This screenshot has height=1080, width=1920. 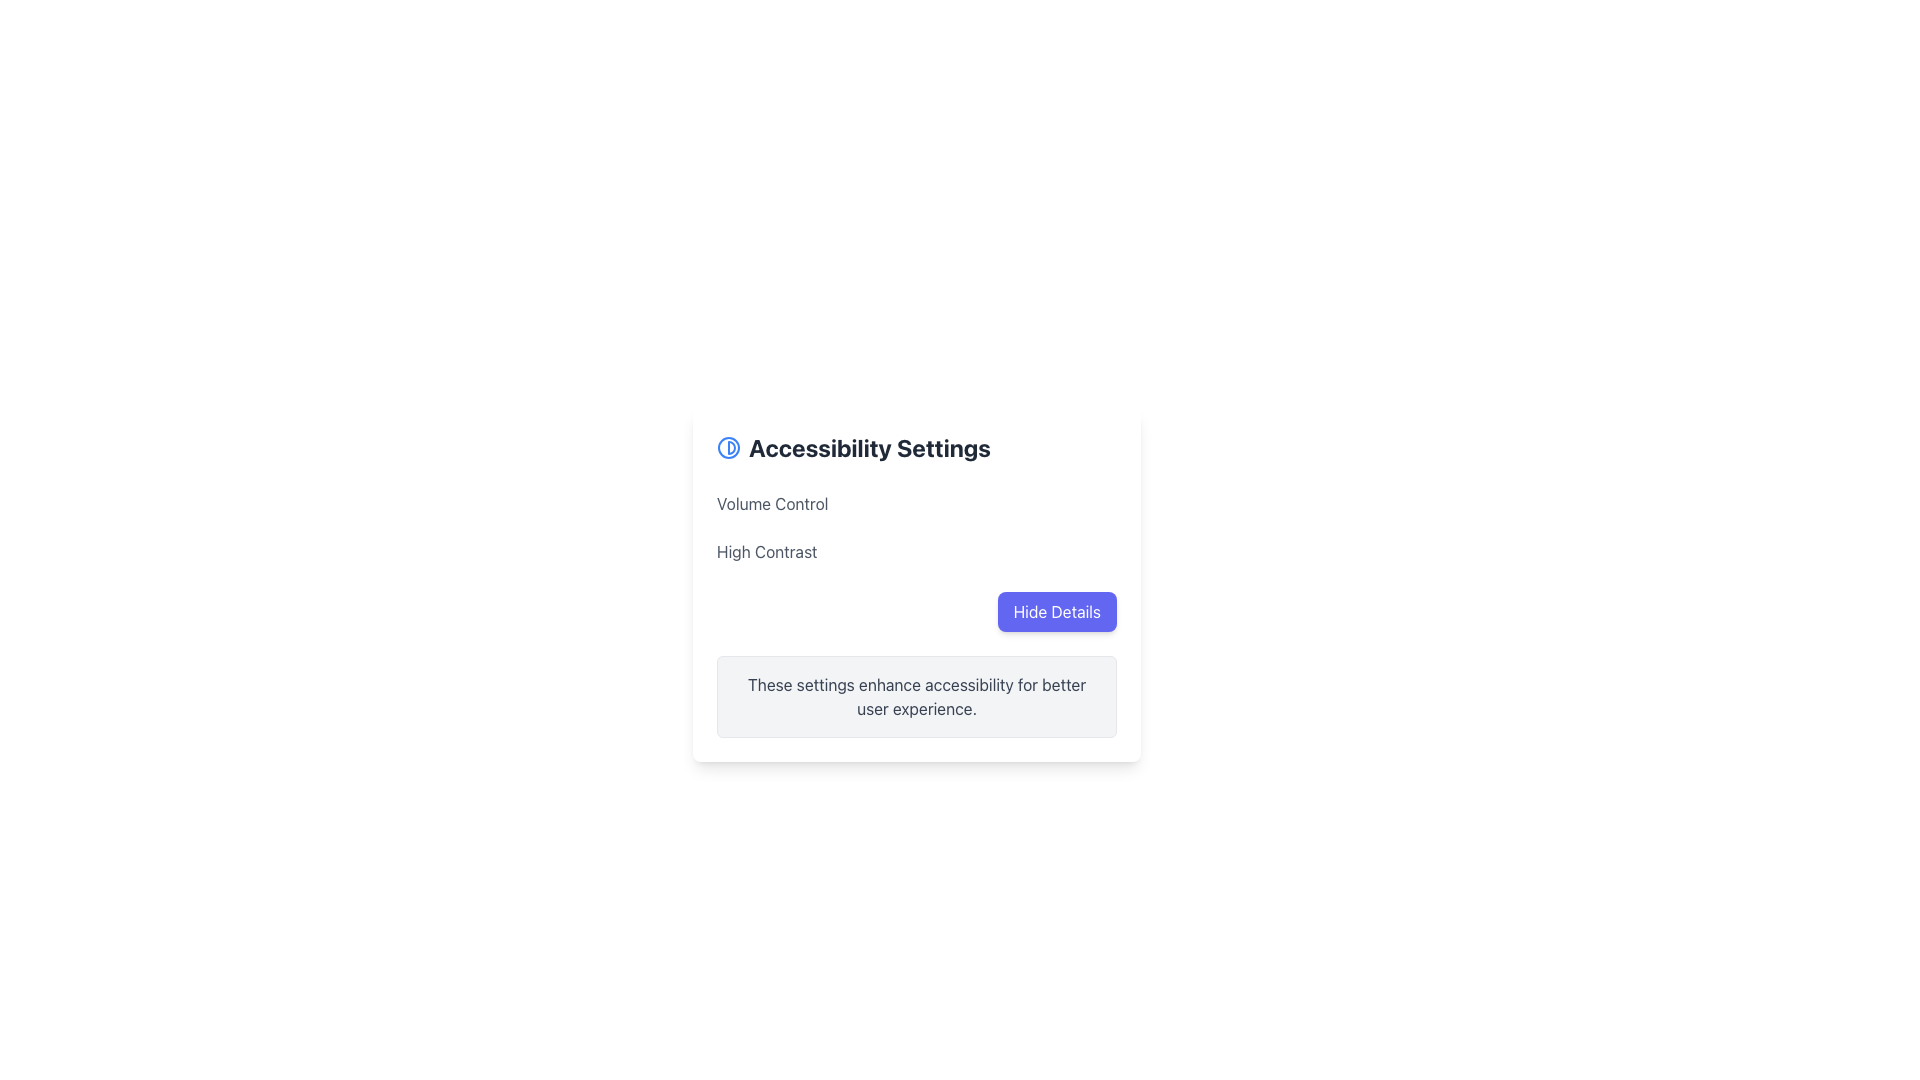 What do you see at coordinates (728, 446) in the screenshot?
I see `the 'Accessibility Settings' icon located to the left of the text, which serves as an indicator for accessibility options` at bounding box center [728, 446].